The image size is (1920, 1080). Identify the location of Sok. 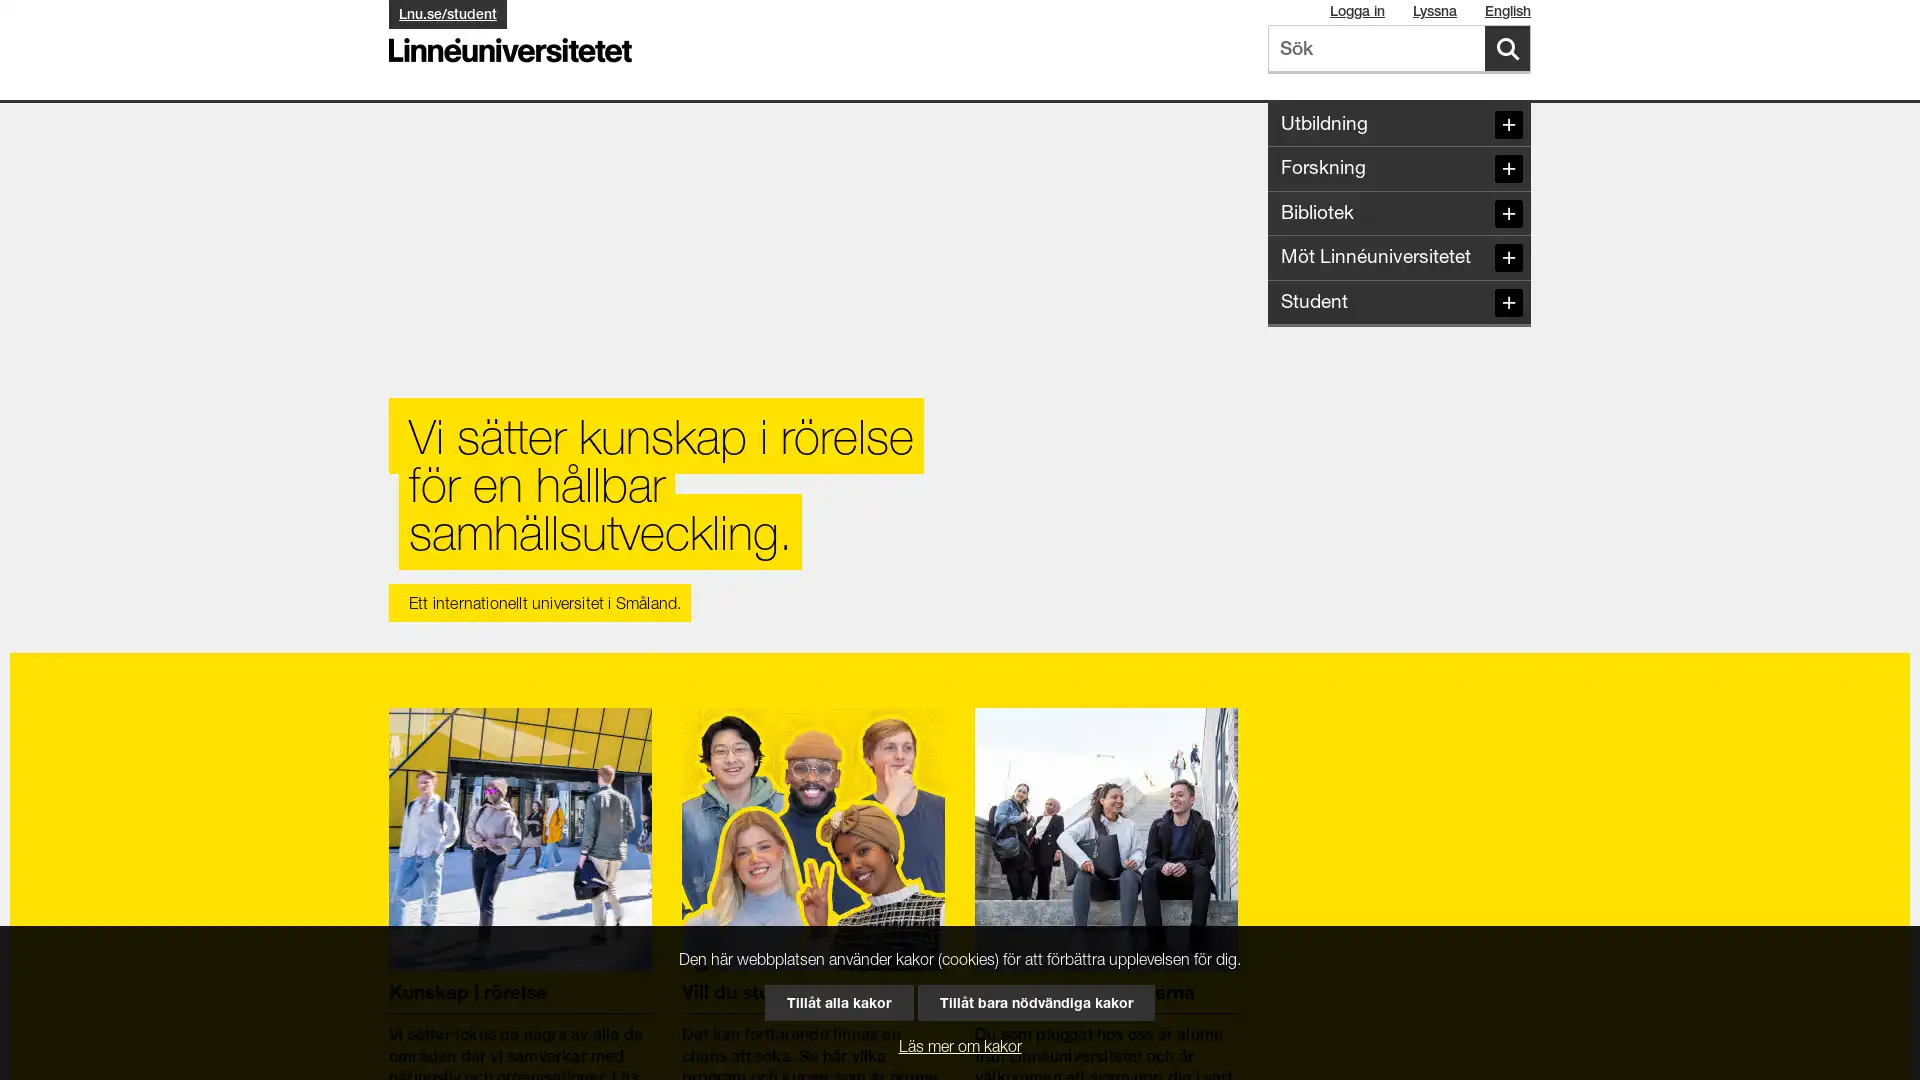
(1507, 46).